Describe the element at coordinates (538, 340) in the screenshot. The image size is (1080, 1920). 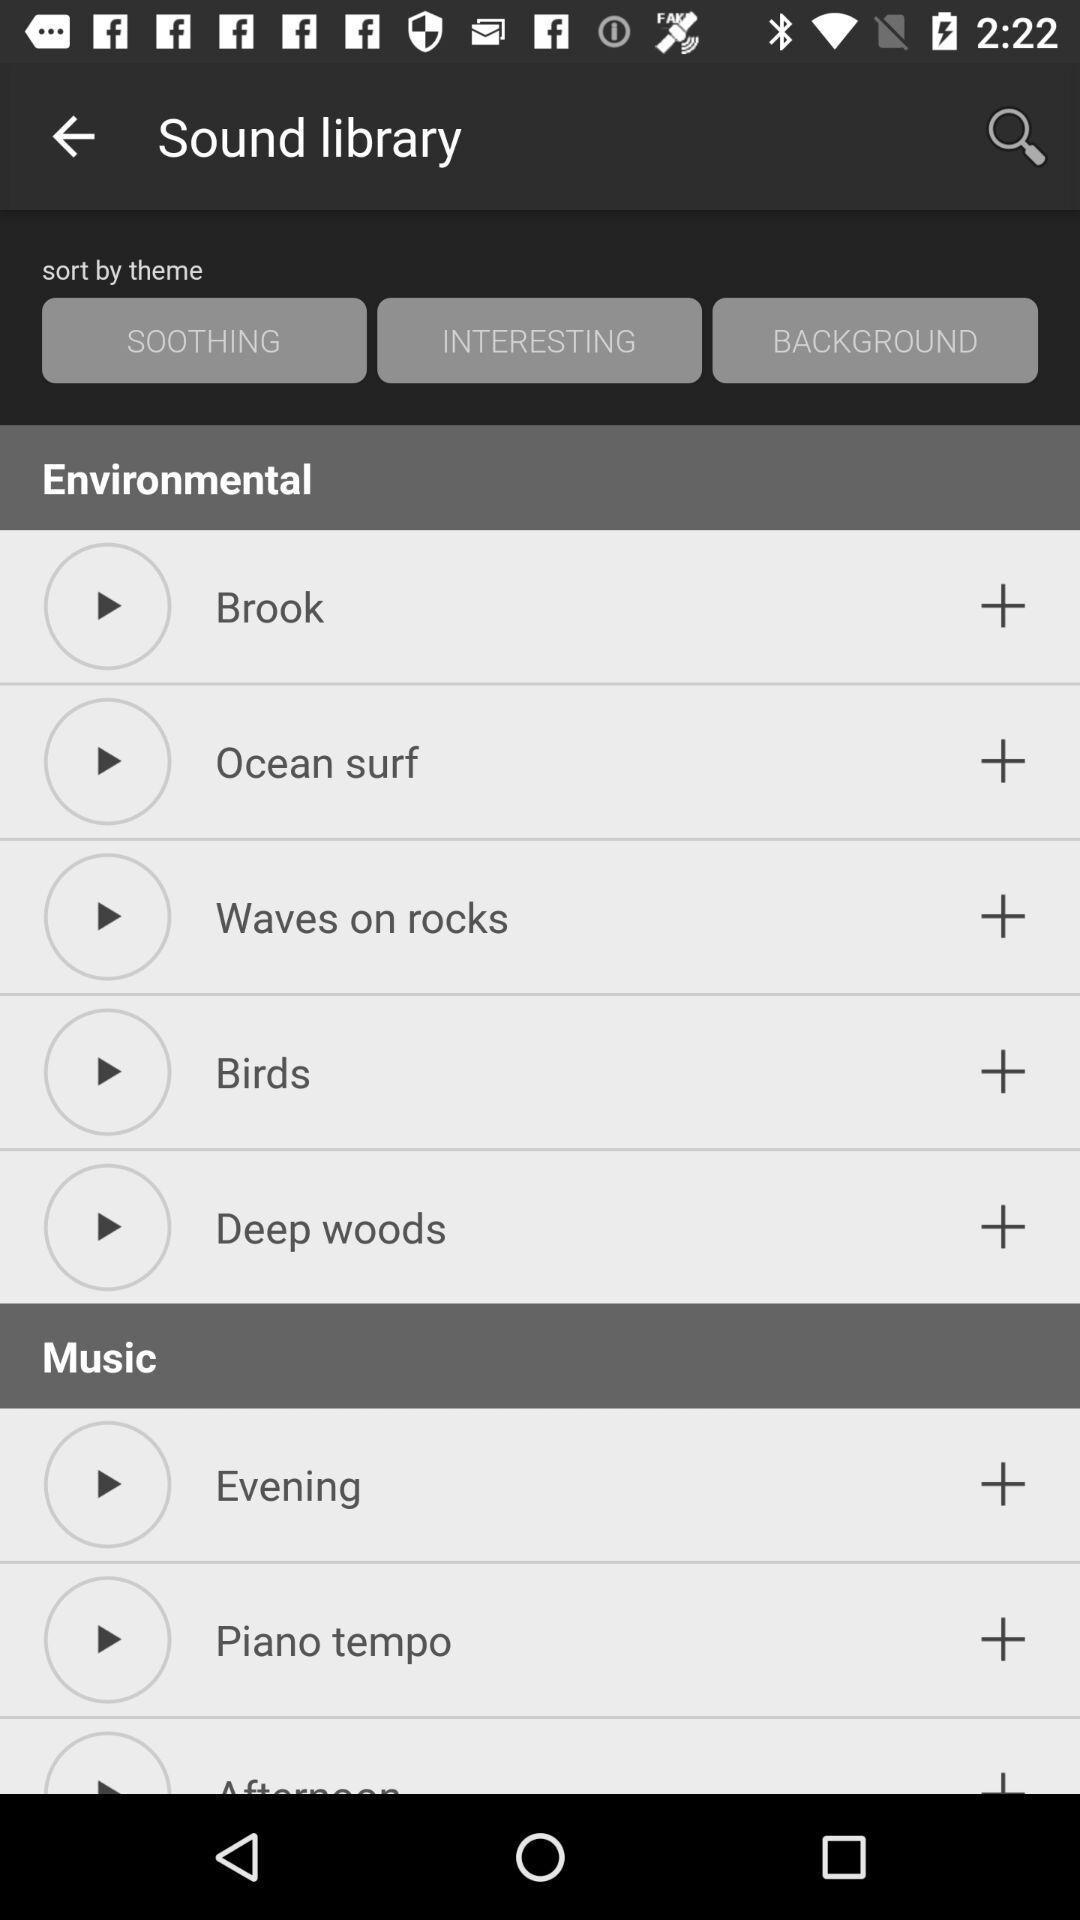
I see `icon next to soothing item` at that location.